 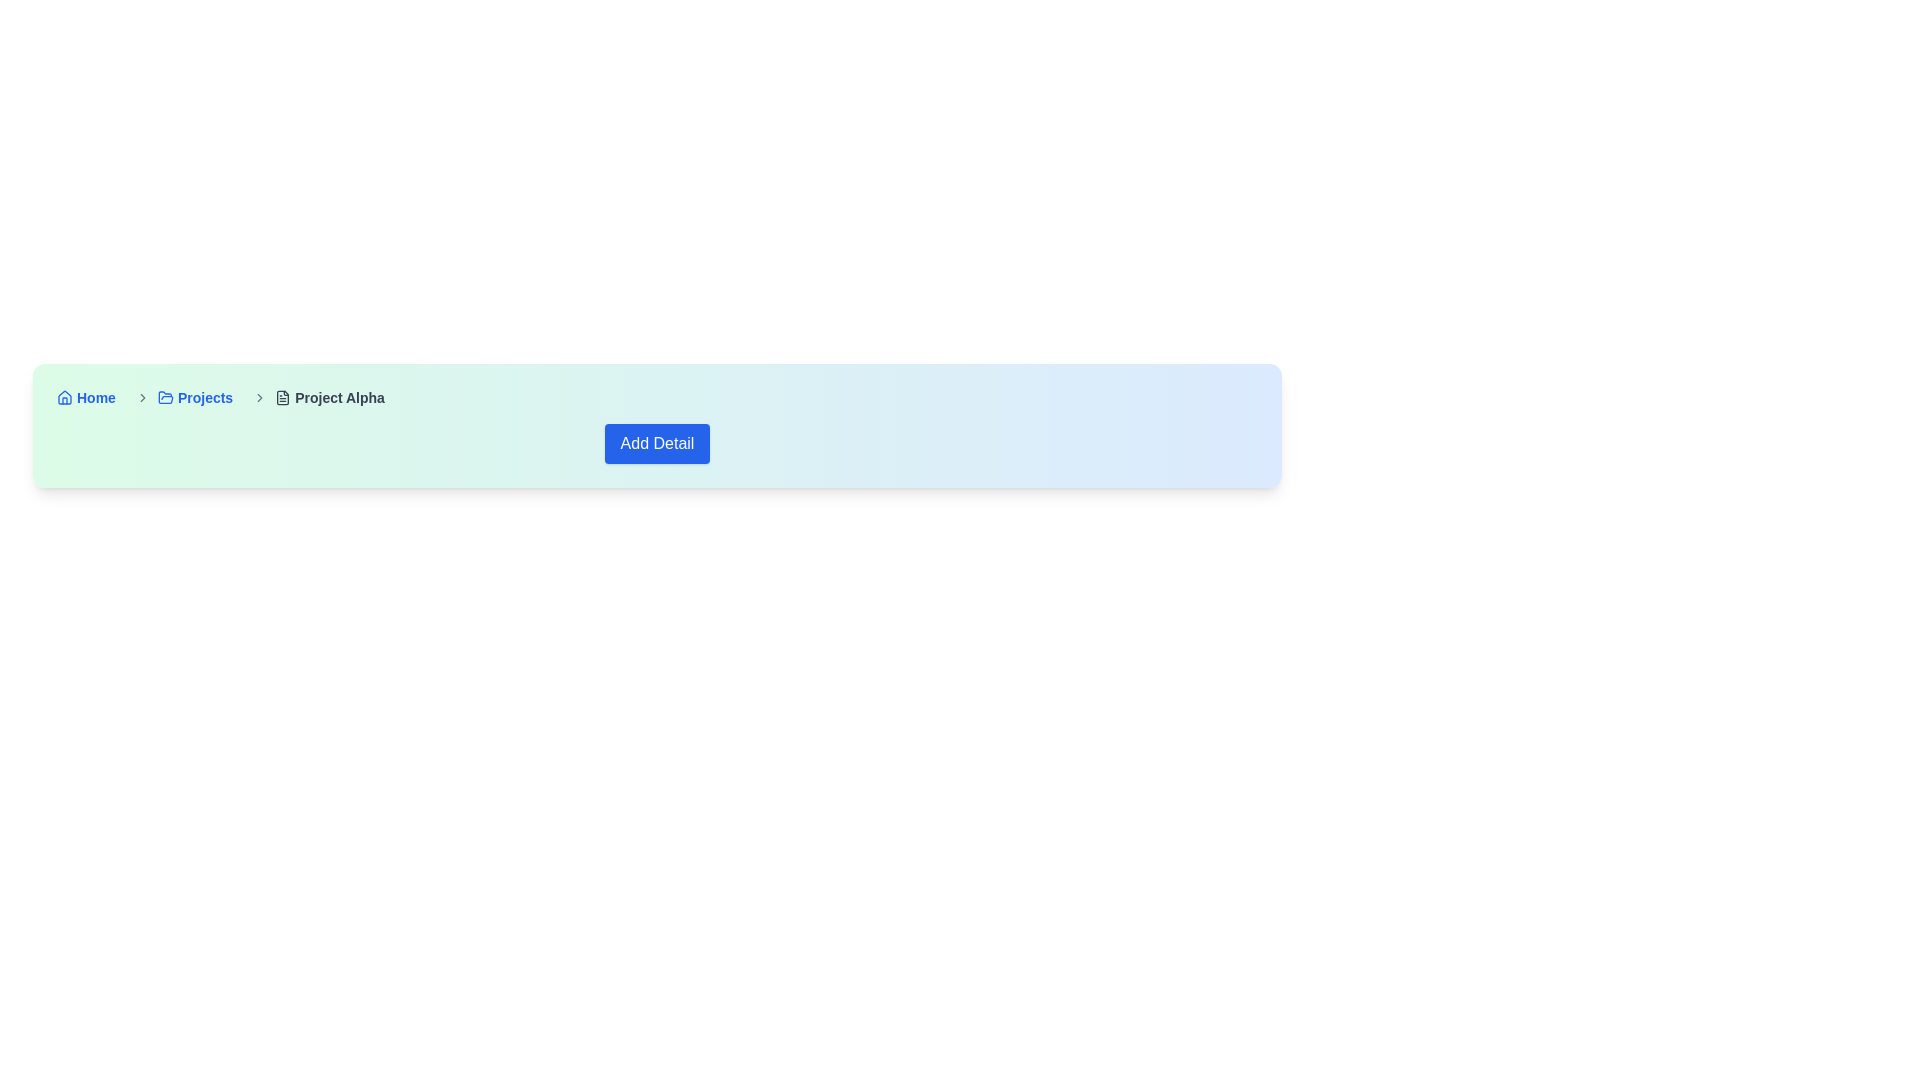 What do you see at coordinates (282, 397) in the screenshot?
I see `the SVG-based document icon located in the breadcrumb navigation bar, positioned between the 'Projects' link and the 'Project Alpha' label` at bounding box center [282, 397].